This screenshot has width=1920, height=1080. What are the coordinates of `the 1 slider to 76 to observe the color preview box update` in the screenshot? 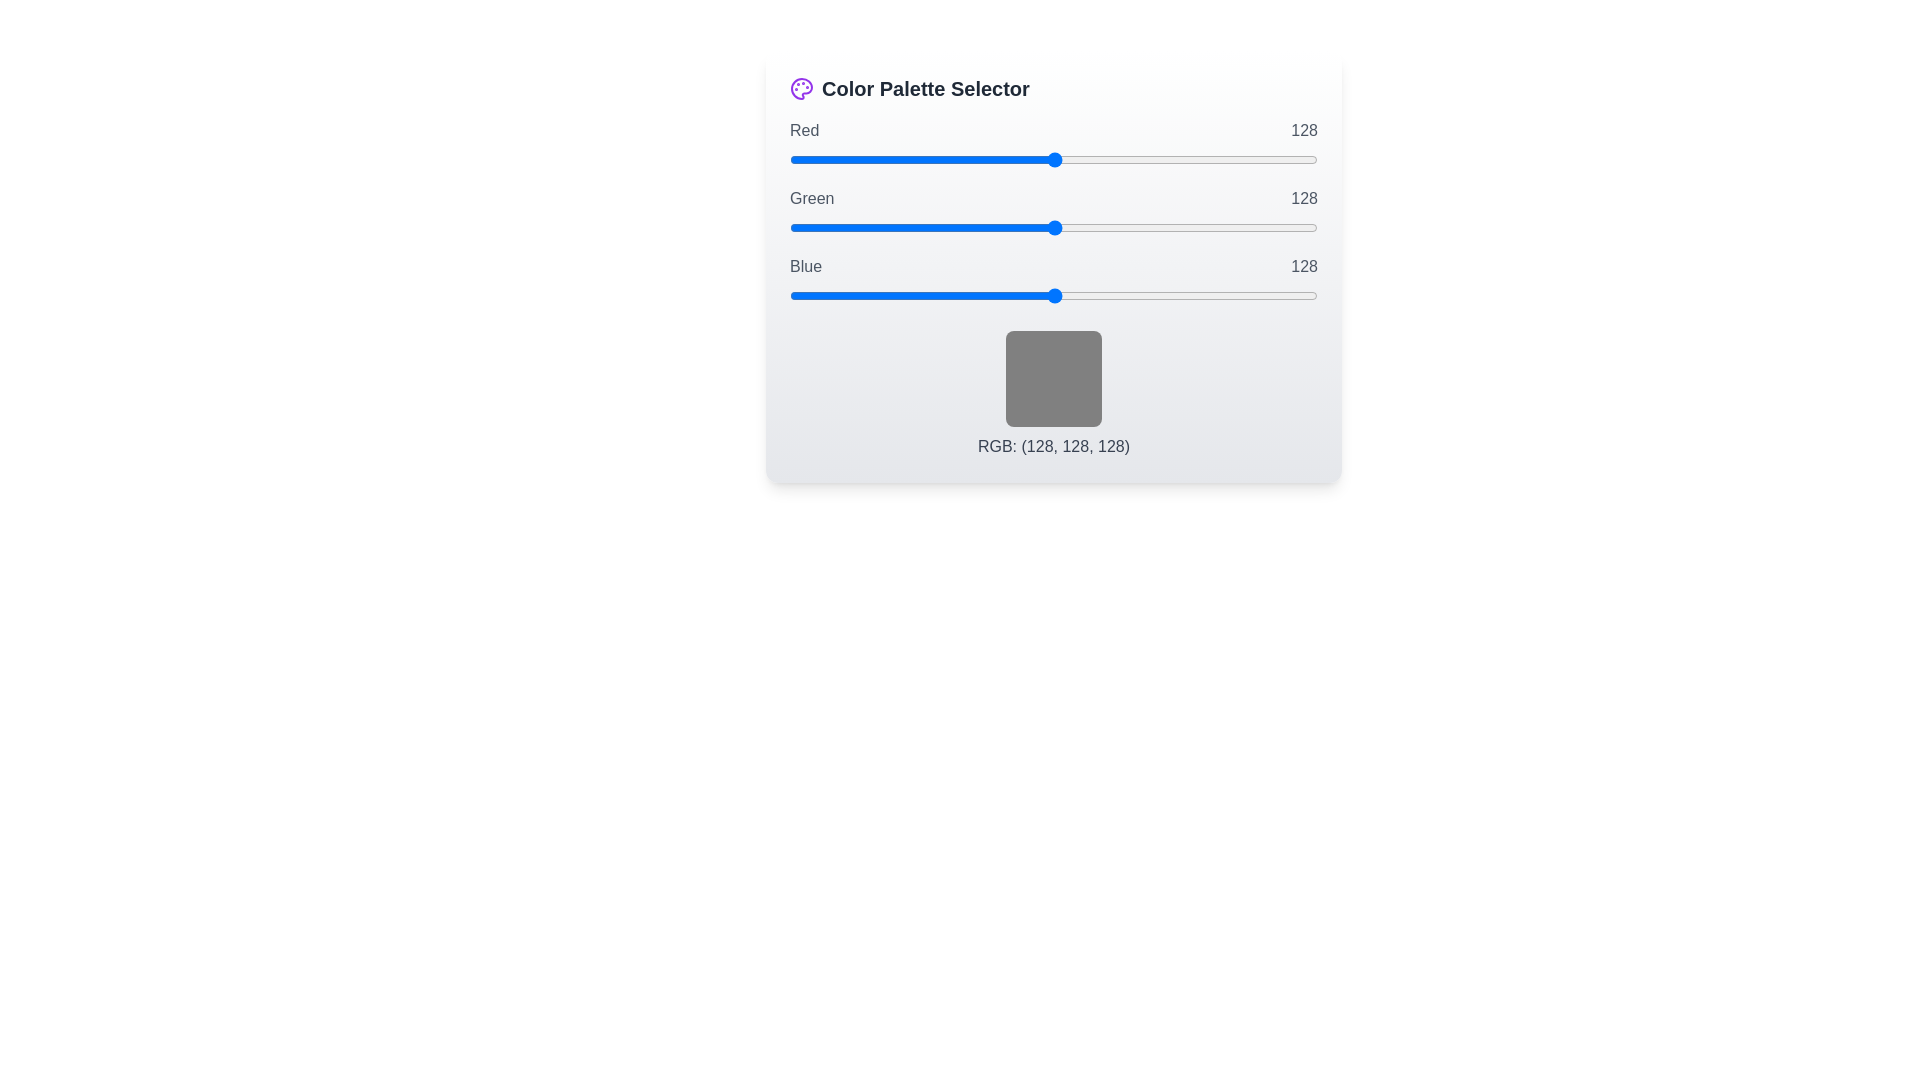 It's located at (1053, 226).